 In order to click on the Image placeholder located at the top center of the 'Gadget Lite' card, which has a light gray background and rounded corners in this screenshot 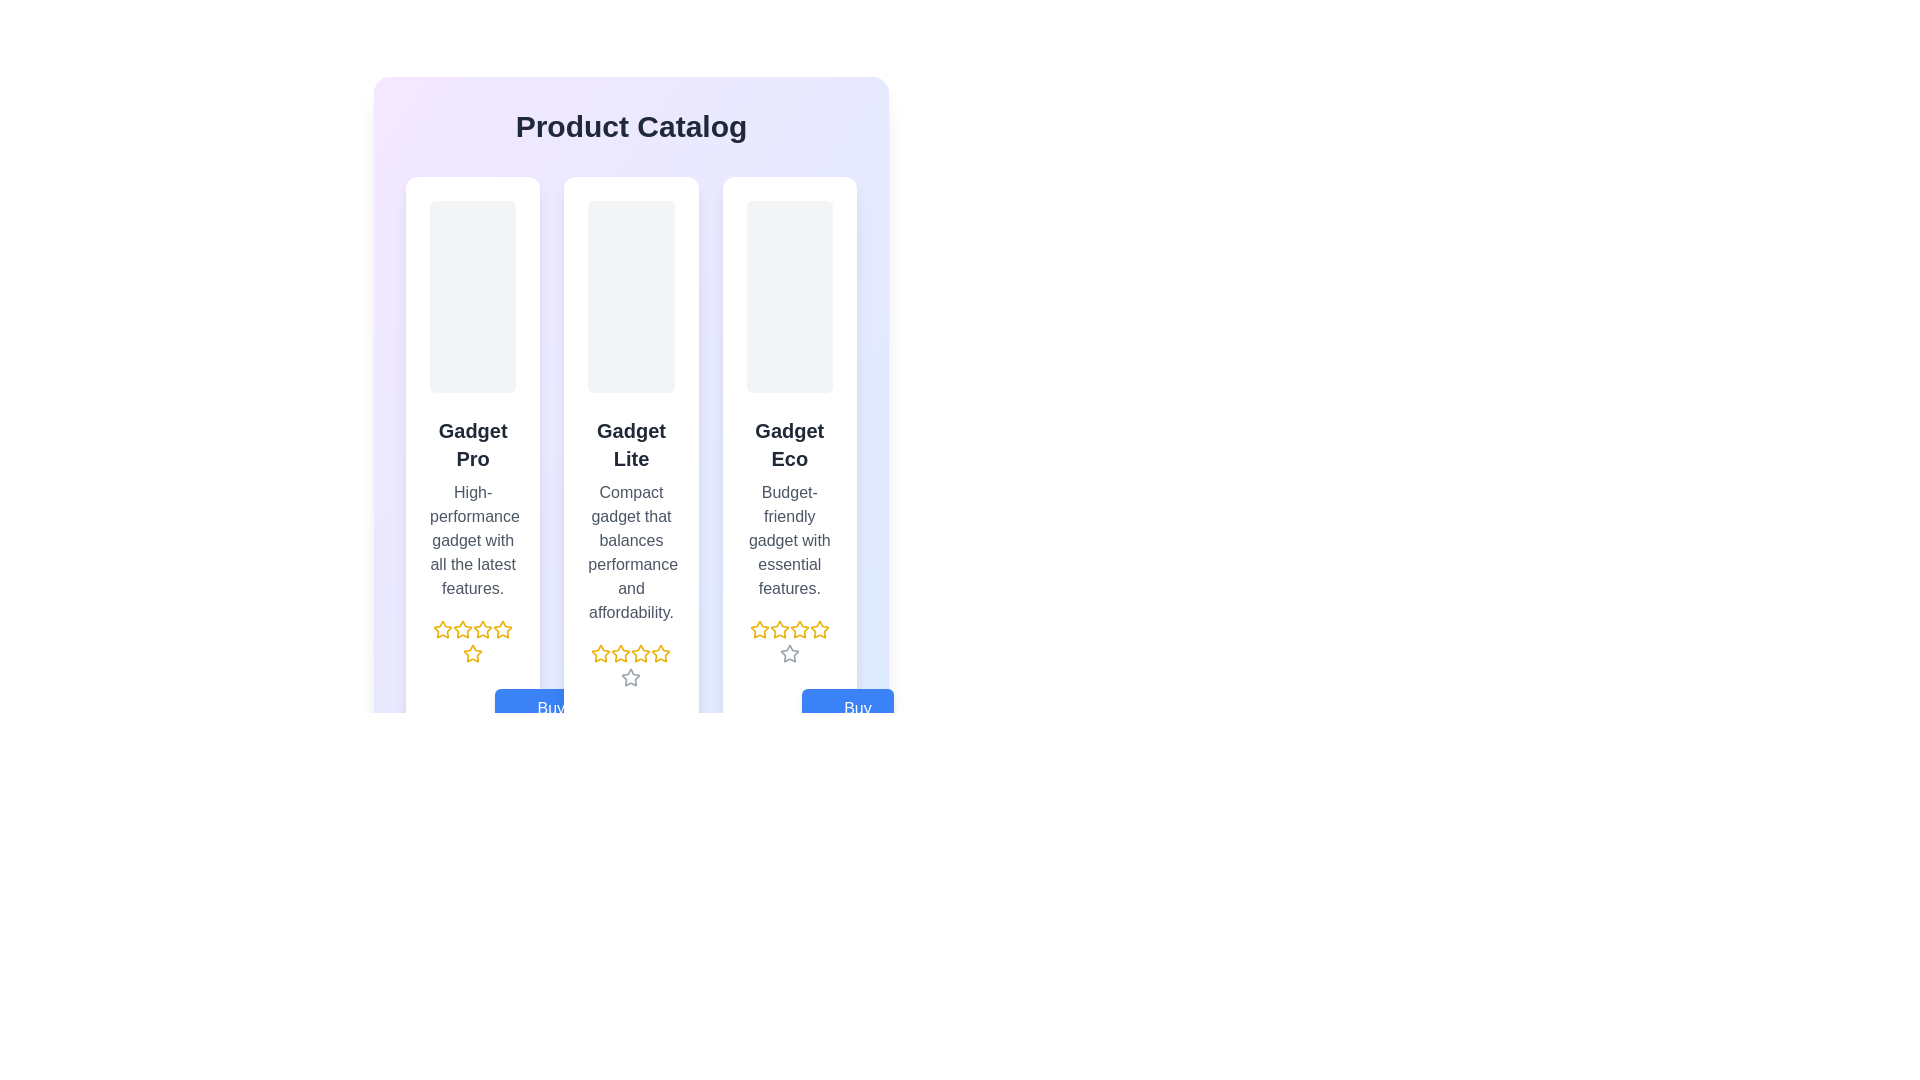, I will do `click(630, 297)`.